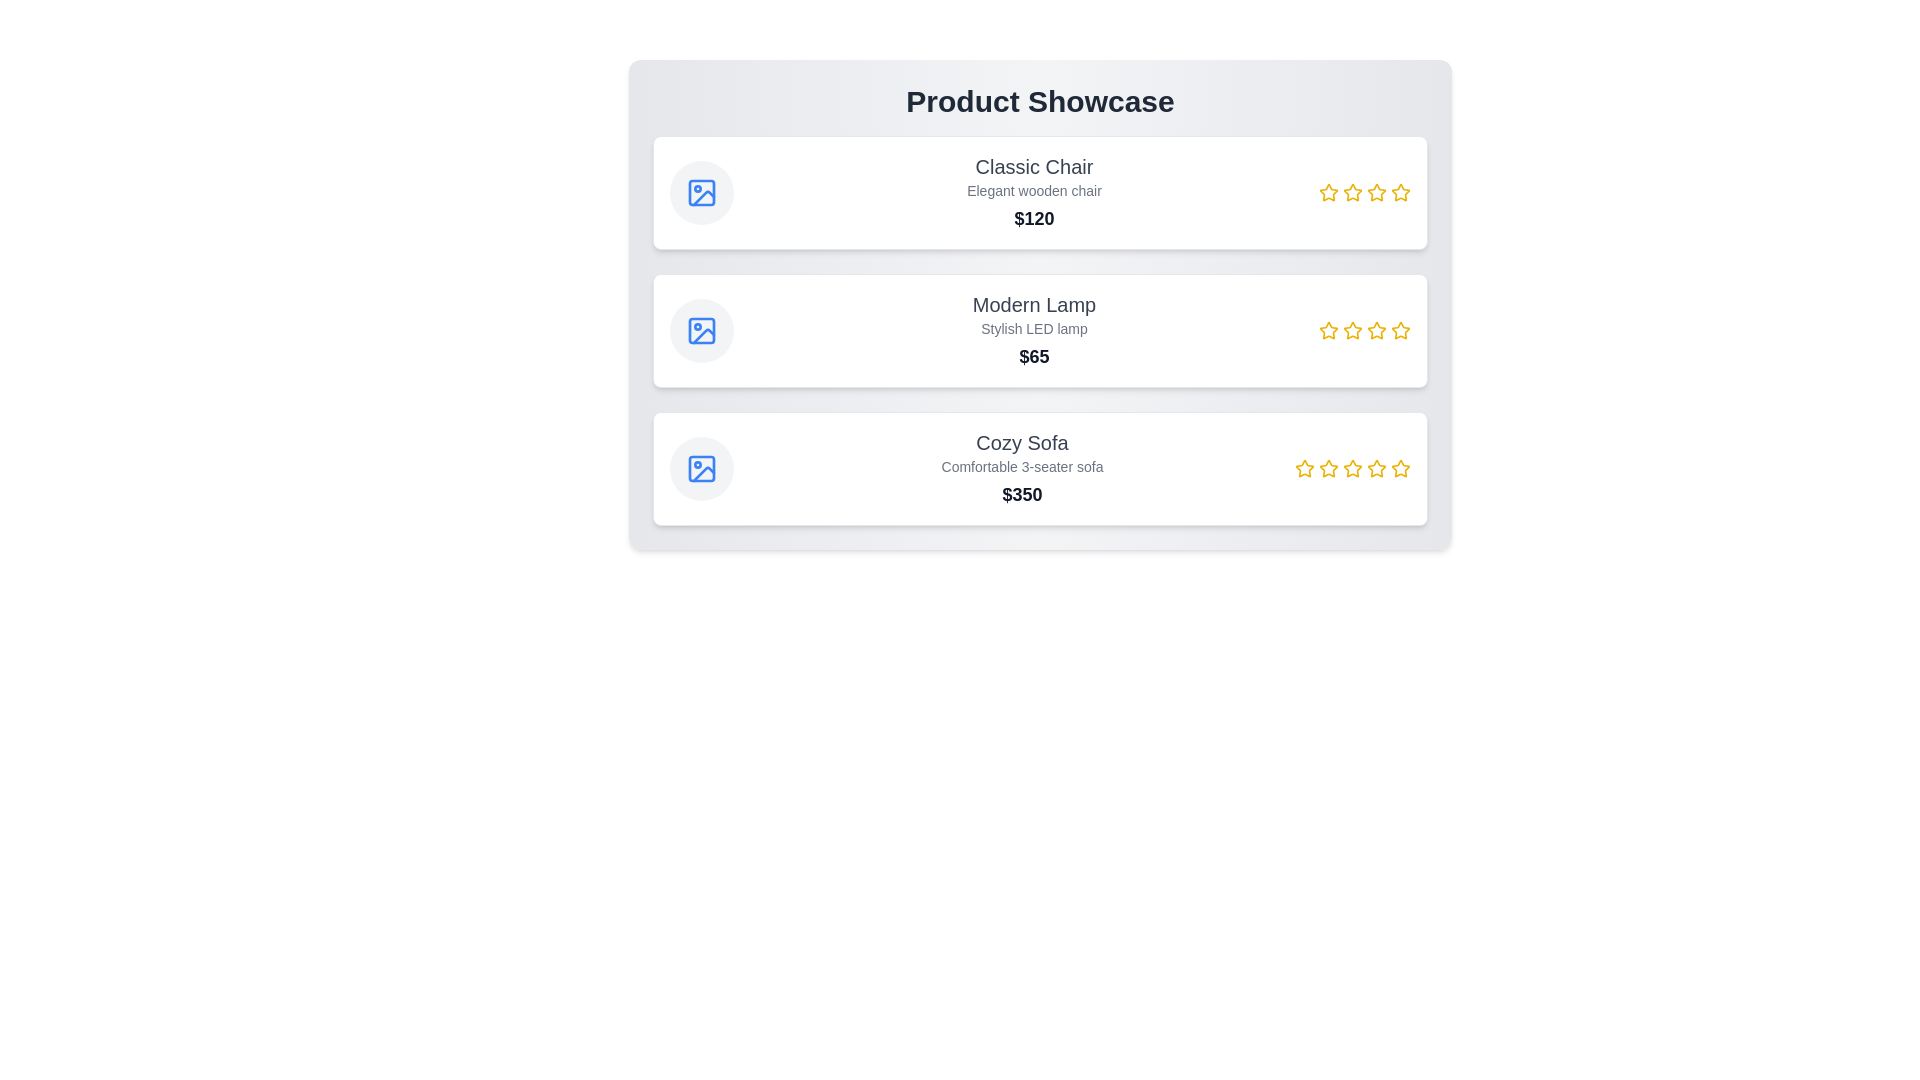  What do you see at coordinates (1329, 192) in the screenshot?
I see `the rating for a product to 1 stars` at bounding box center [1329, 192].